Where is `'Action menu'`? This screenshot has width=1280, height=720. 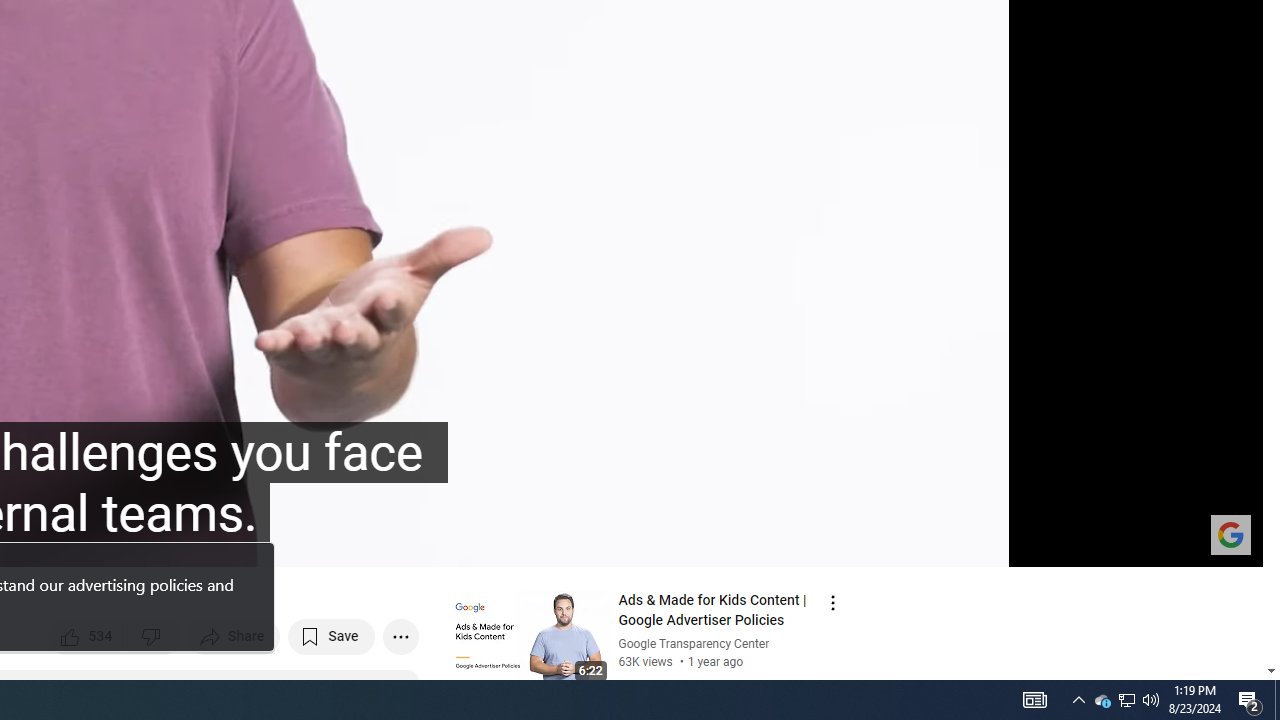 'Action menu' is located at coordinates (832, 602).